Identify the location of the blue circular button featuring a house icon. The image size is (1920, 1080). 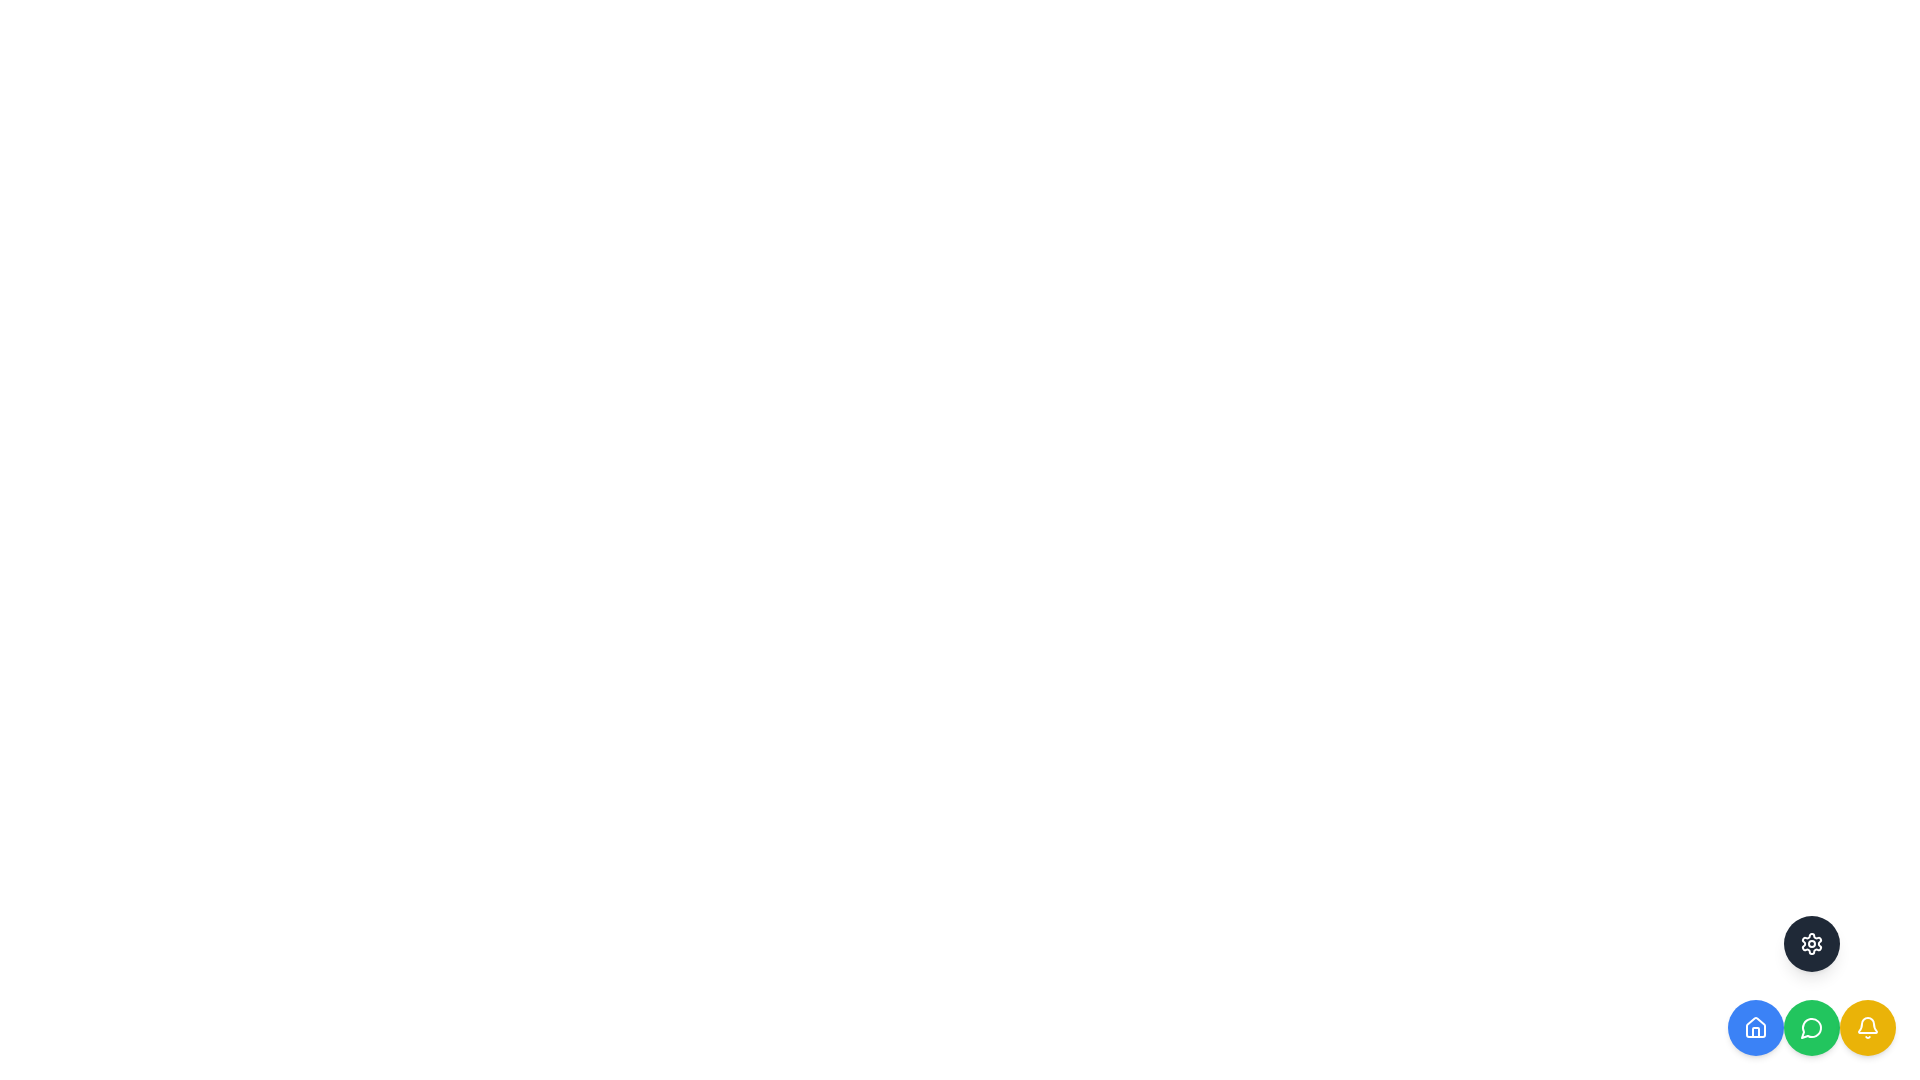
(1755, 1028).